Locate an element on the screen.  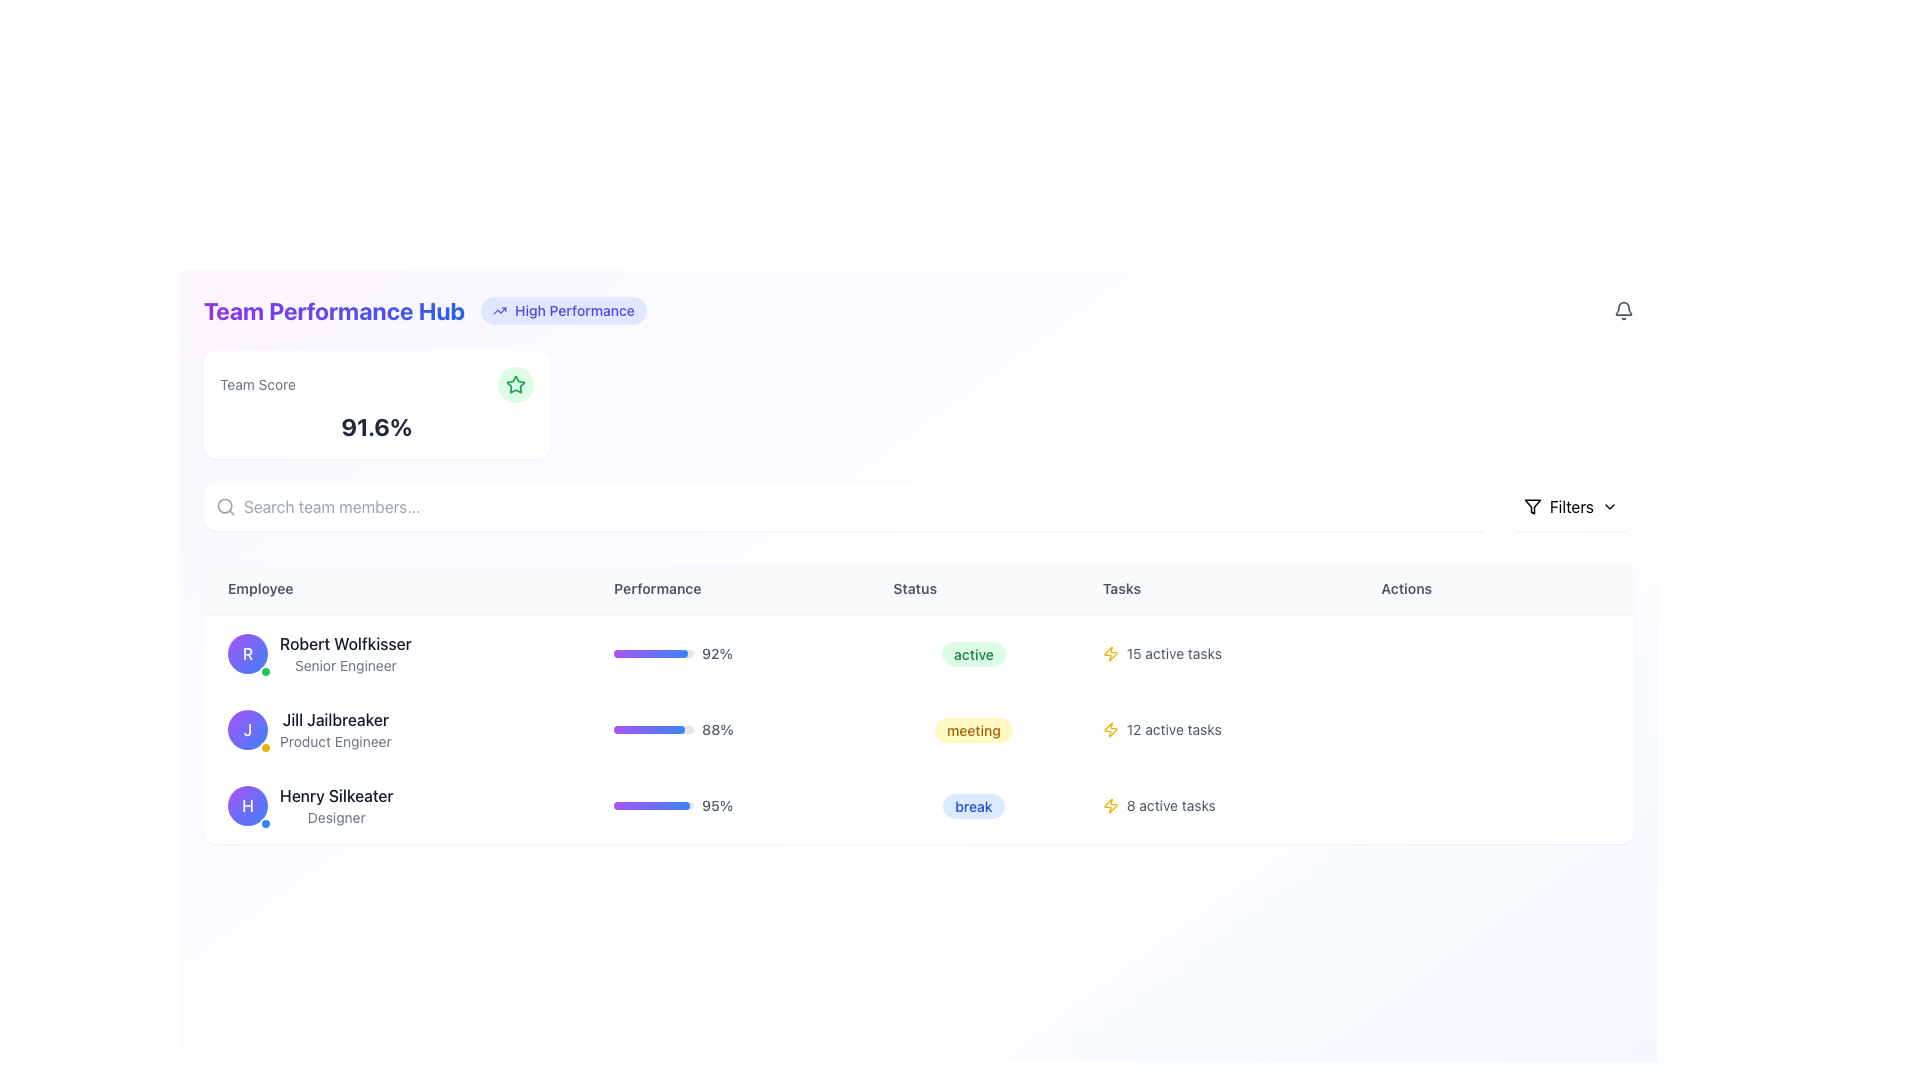
the decorative chevron-down icon located at the top-right corner of the interface is located at coordinates (1609, 505).